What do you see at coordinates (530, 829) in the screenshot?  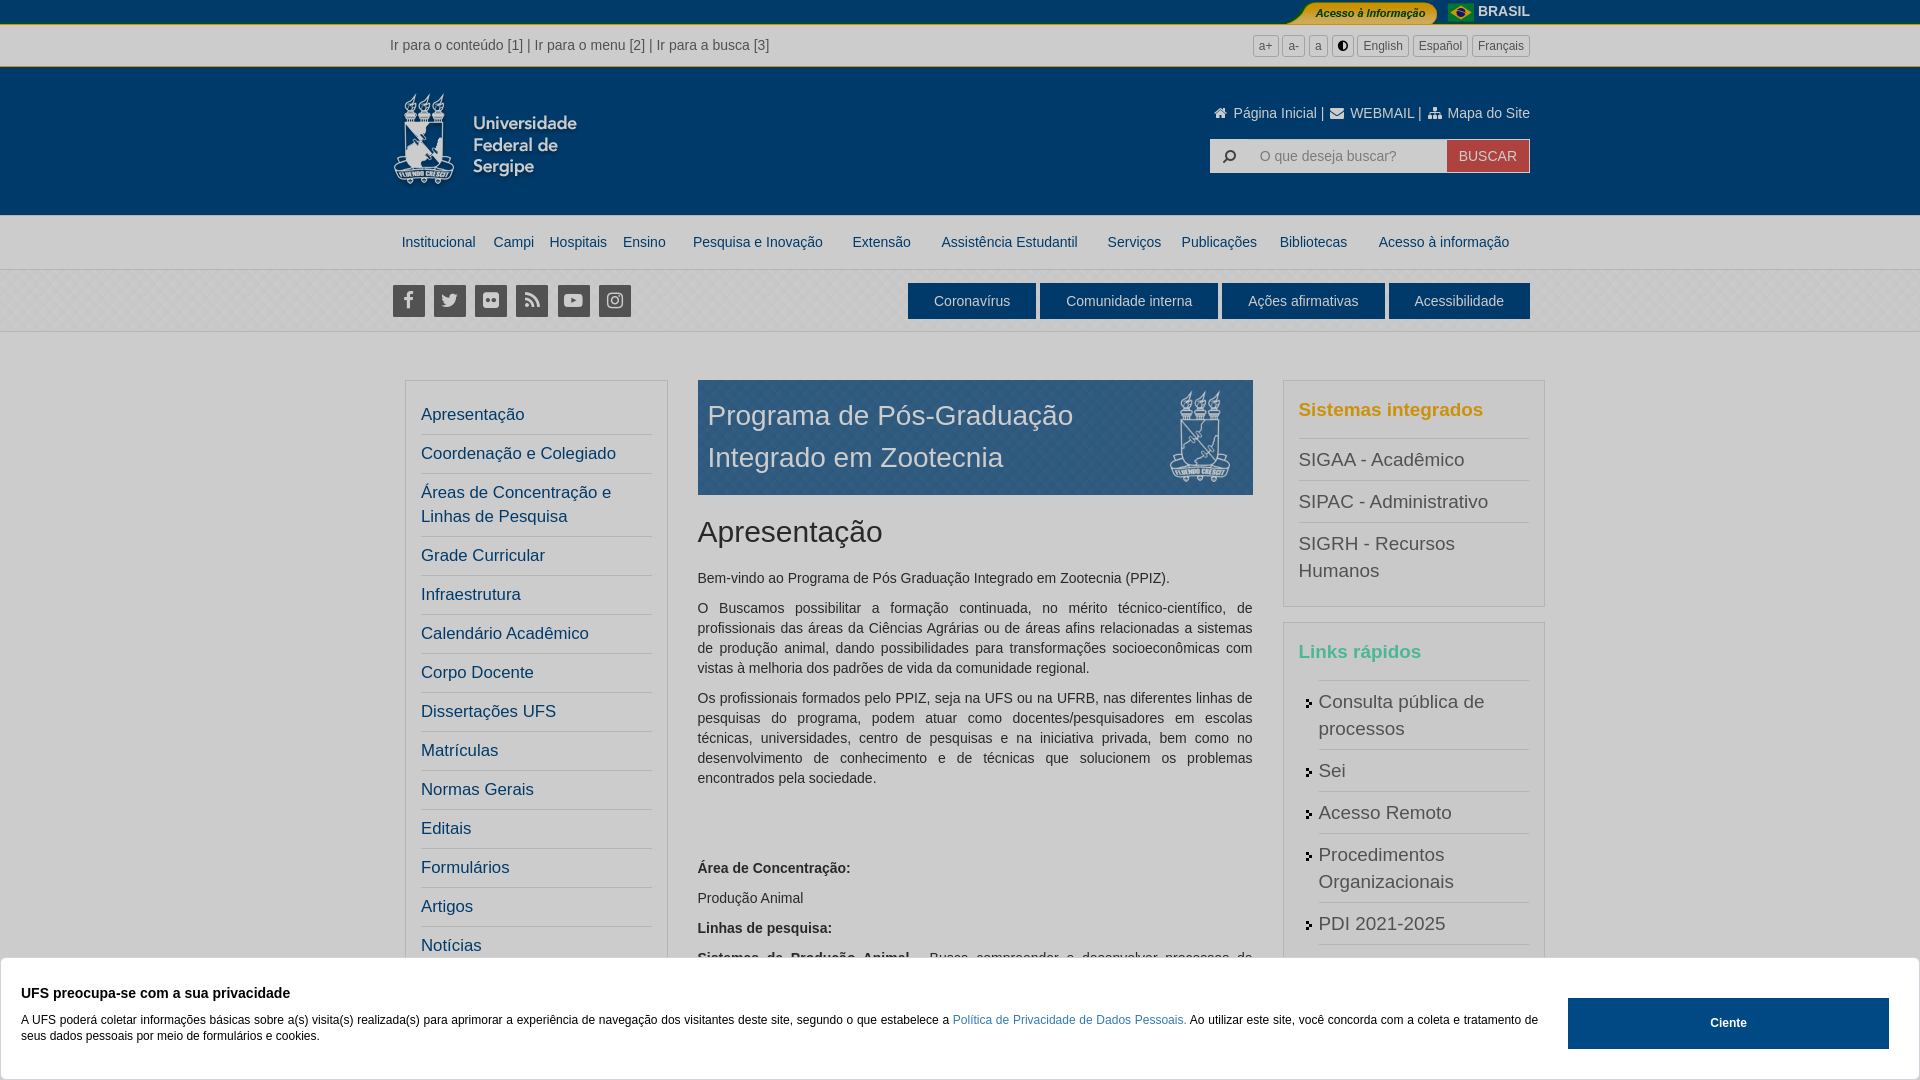 I see `'Editais'` at bounding box center [530, 829].